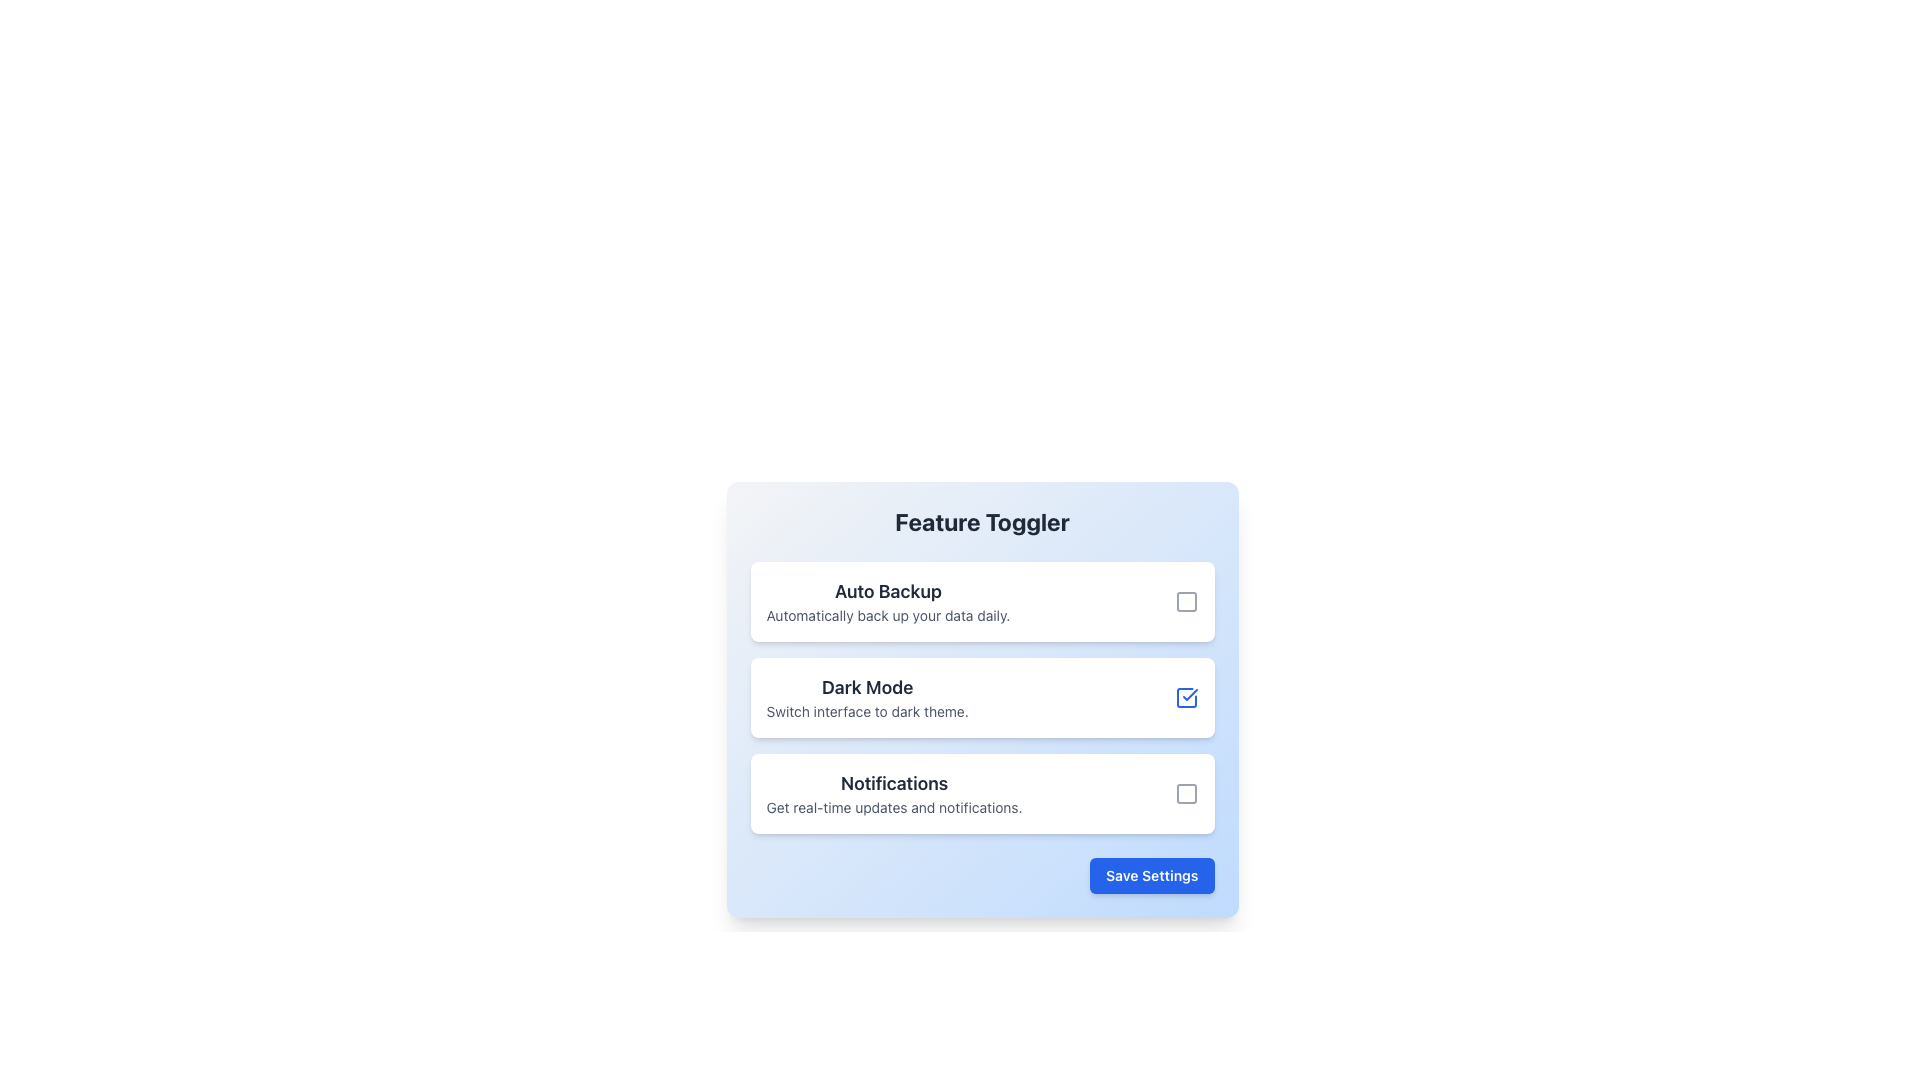 This screenshot has width=1920, height=1080. I want to click on the 'Auto Backup' checkbox in the 'Feature Toggles' section, so click(982, 600).